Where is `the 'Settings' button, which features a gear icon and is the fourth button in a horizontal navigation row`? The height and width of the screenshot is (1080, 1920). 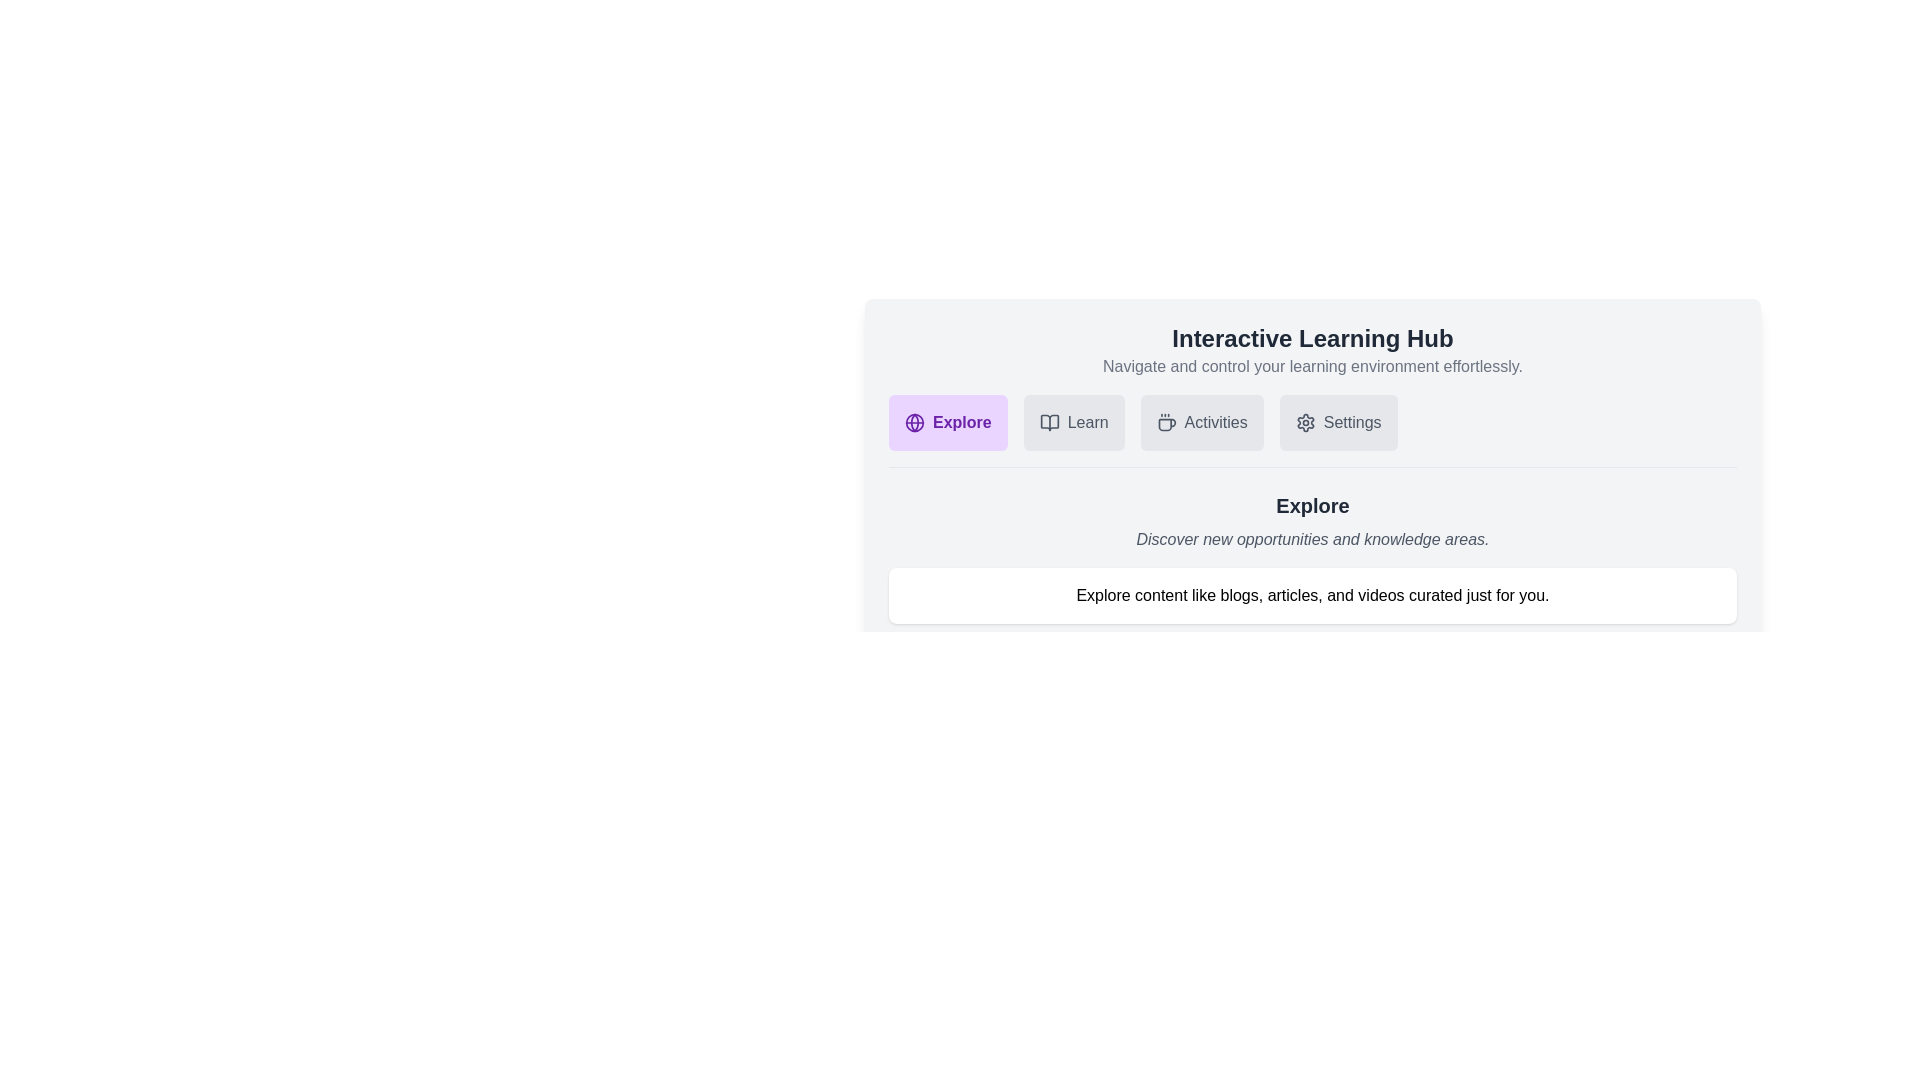 the 'Settings' button, which features a gear icon and is the fourth button in a horizontal navigation row is located at coordinates (1338, 422).